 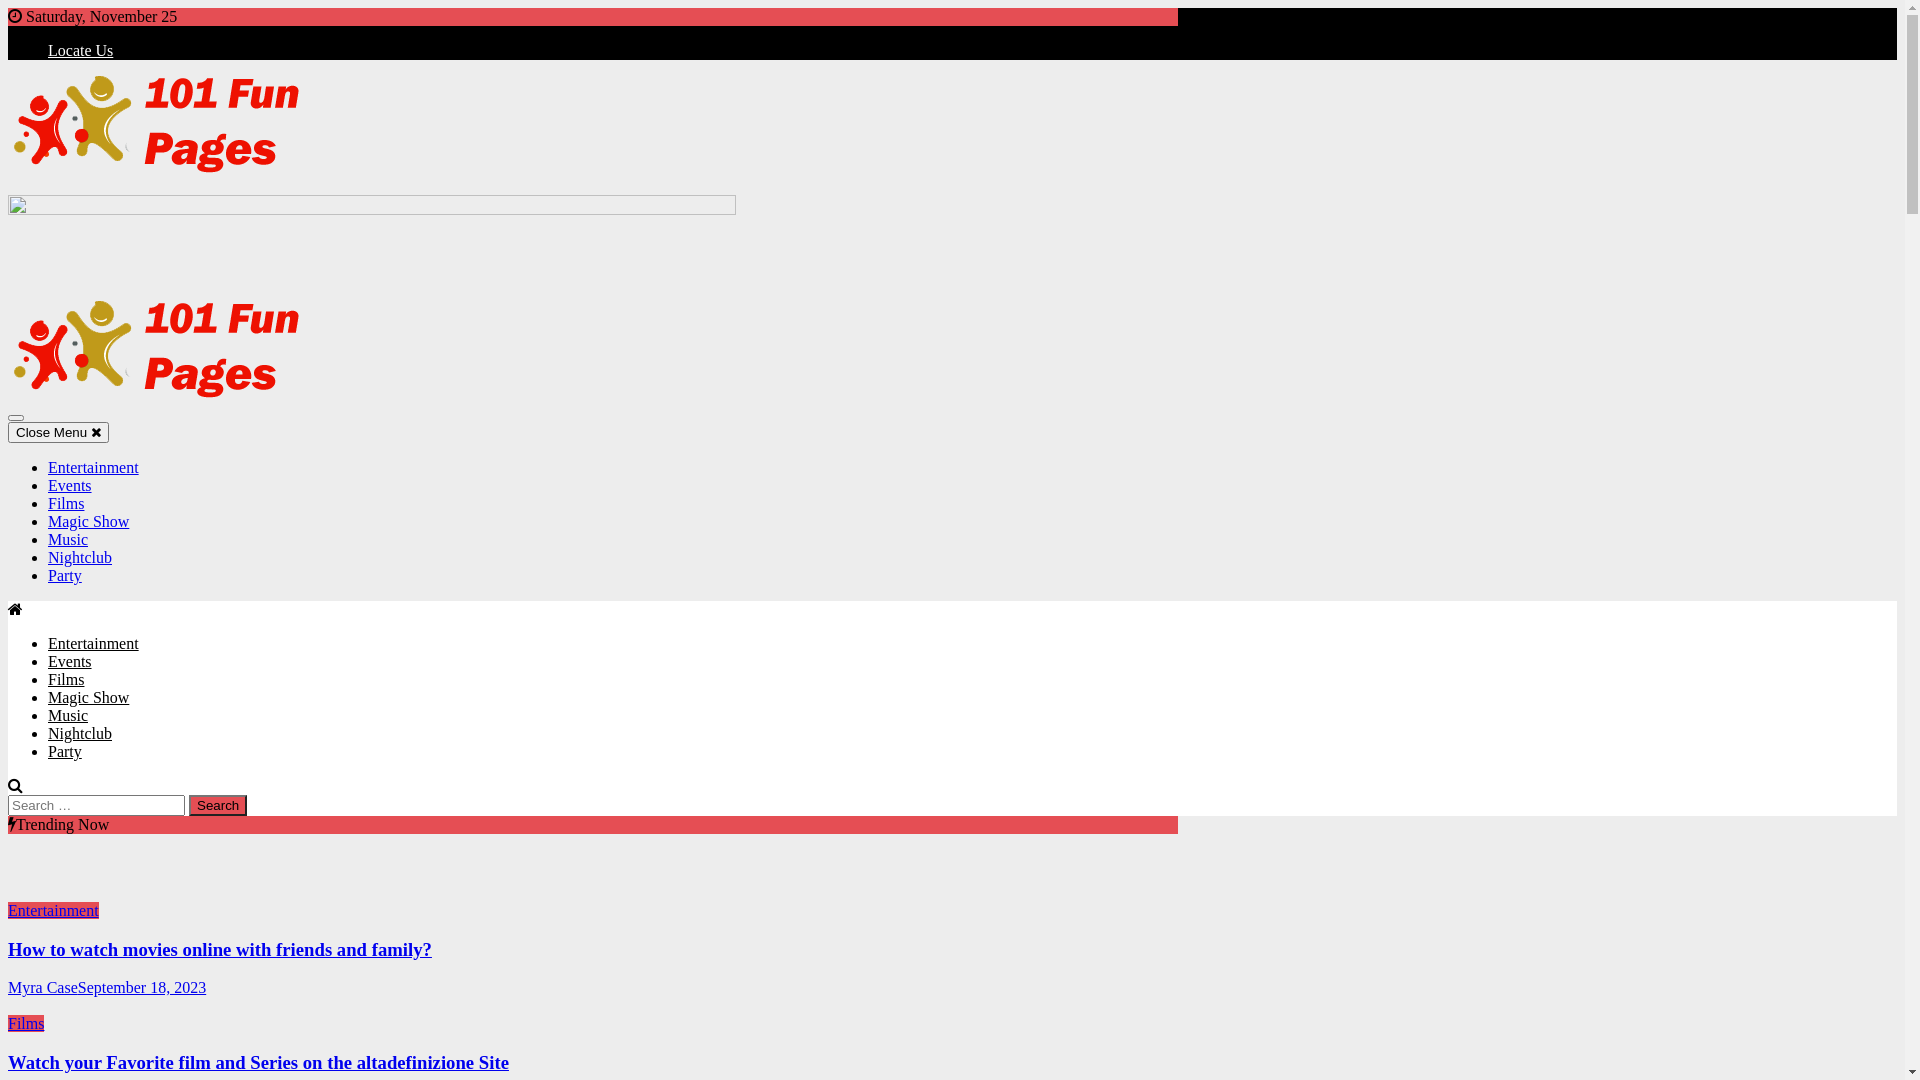 I want to click on 'Nightclub', so click(x=80, y=733).